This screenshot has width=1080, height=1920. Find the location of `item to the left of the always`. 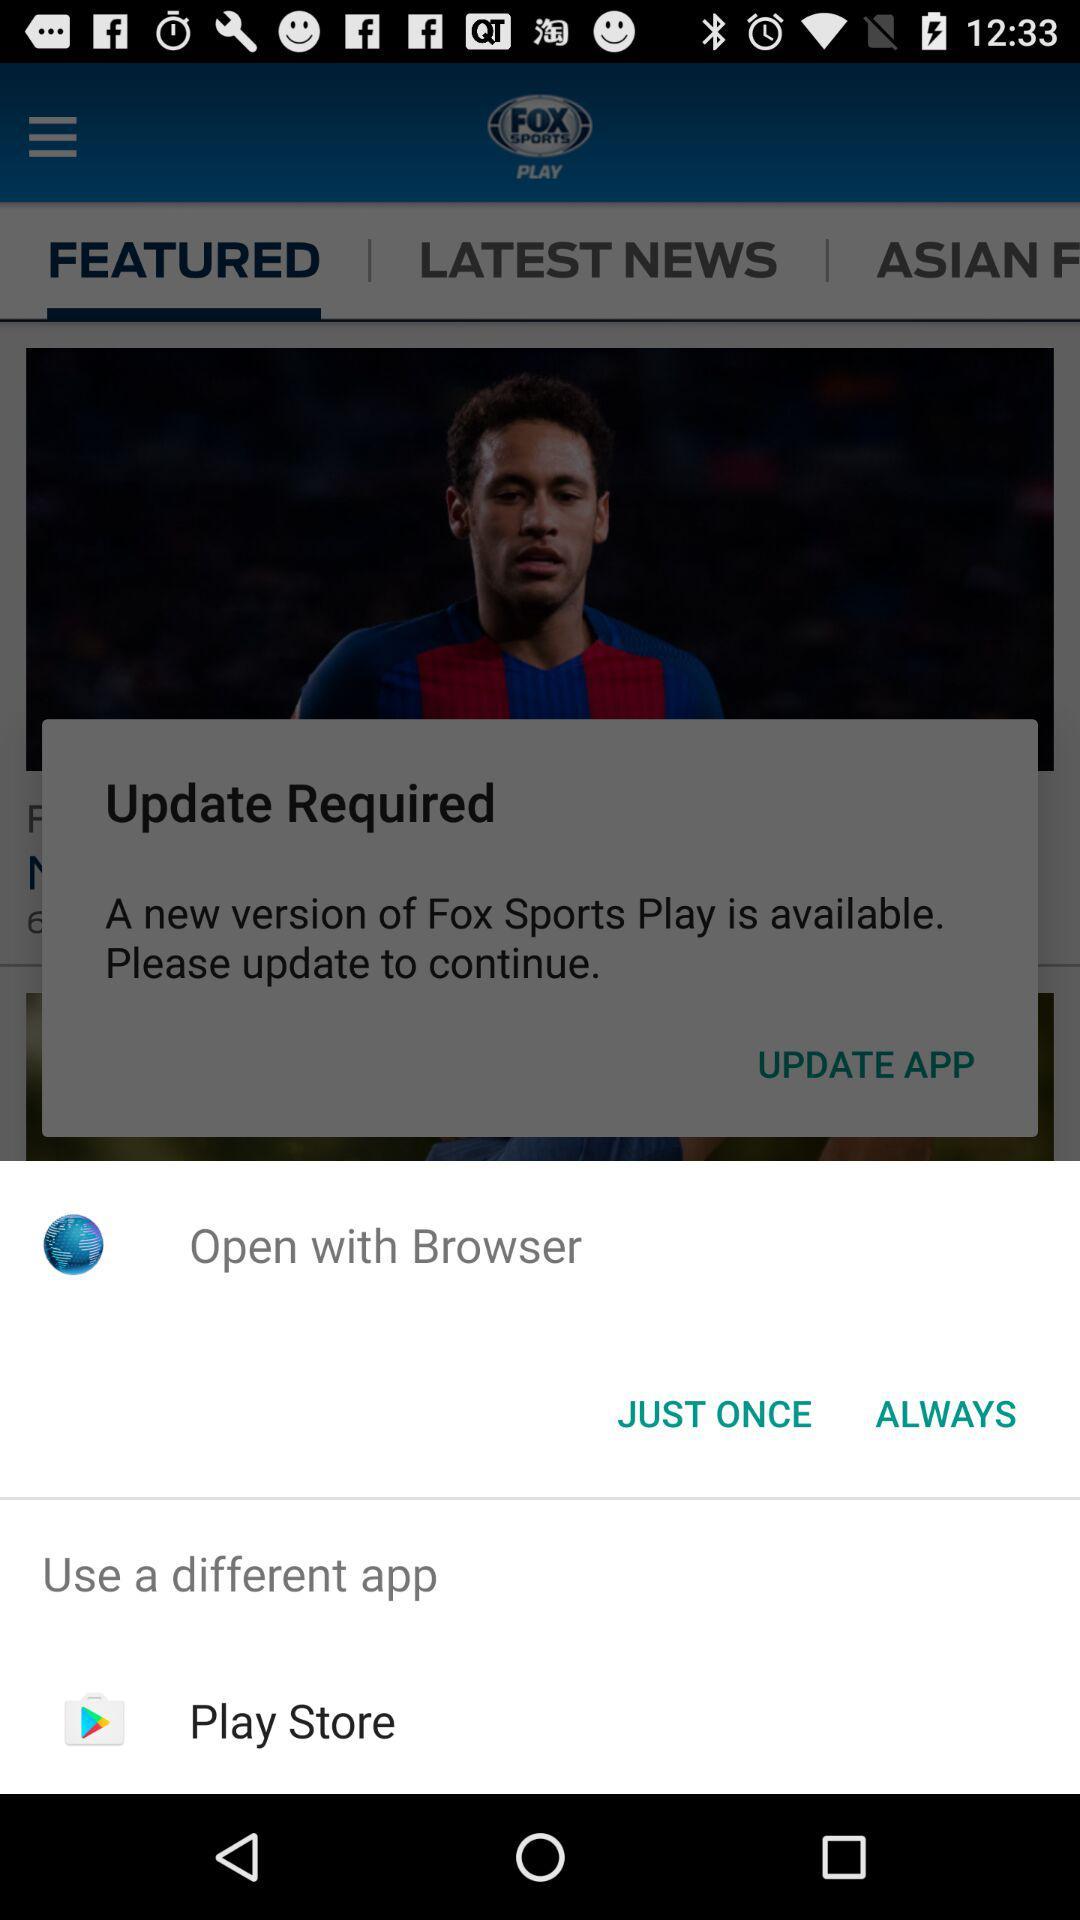

item to the left of the always is located at coordinates (713, 1411).